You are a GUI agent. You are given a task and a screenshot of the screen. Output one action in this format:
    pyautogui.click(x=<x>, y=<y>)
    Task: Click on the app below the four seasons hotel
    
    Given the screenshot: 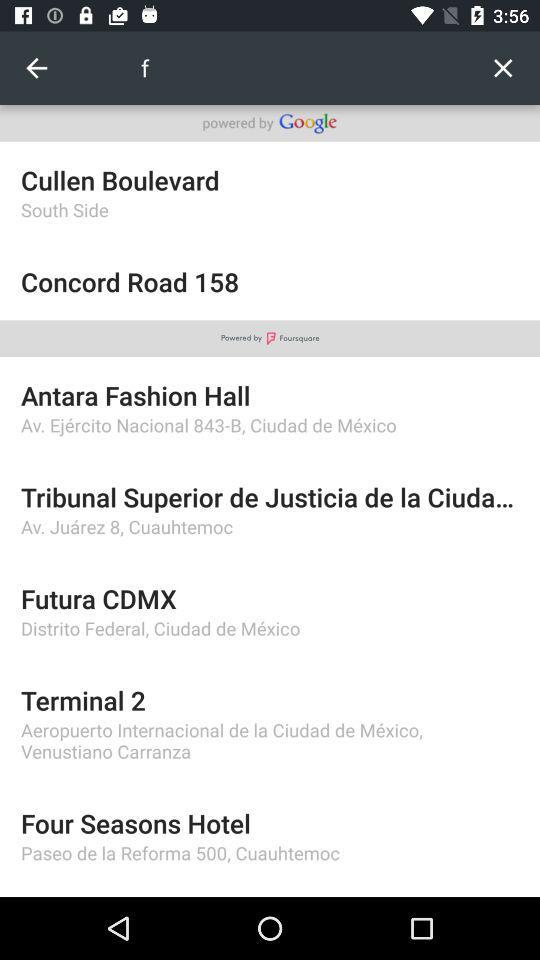 What is the action you would take?
    pyautogui.click(x=270, y=852)
    